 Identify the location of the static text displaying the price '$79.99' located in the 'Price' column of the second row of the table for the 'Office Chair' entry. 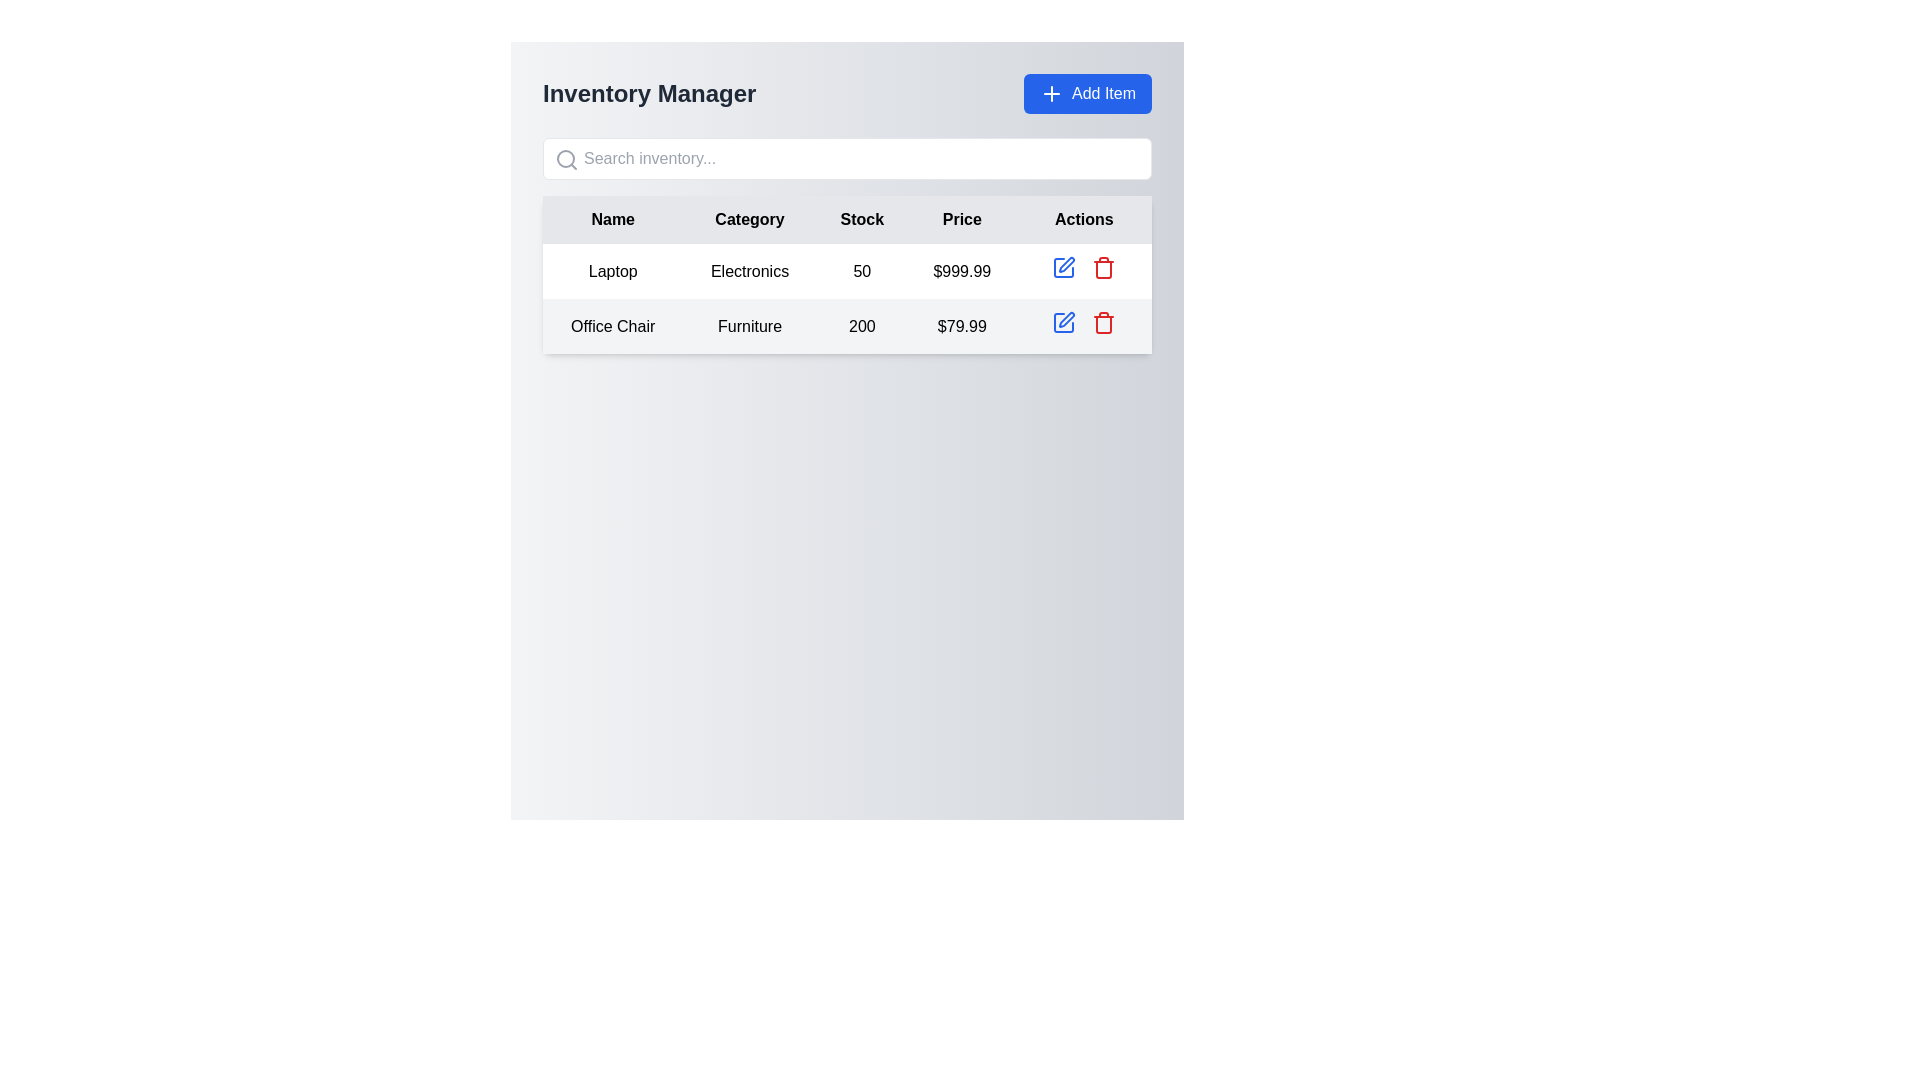
(962, 325).